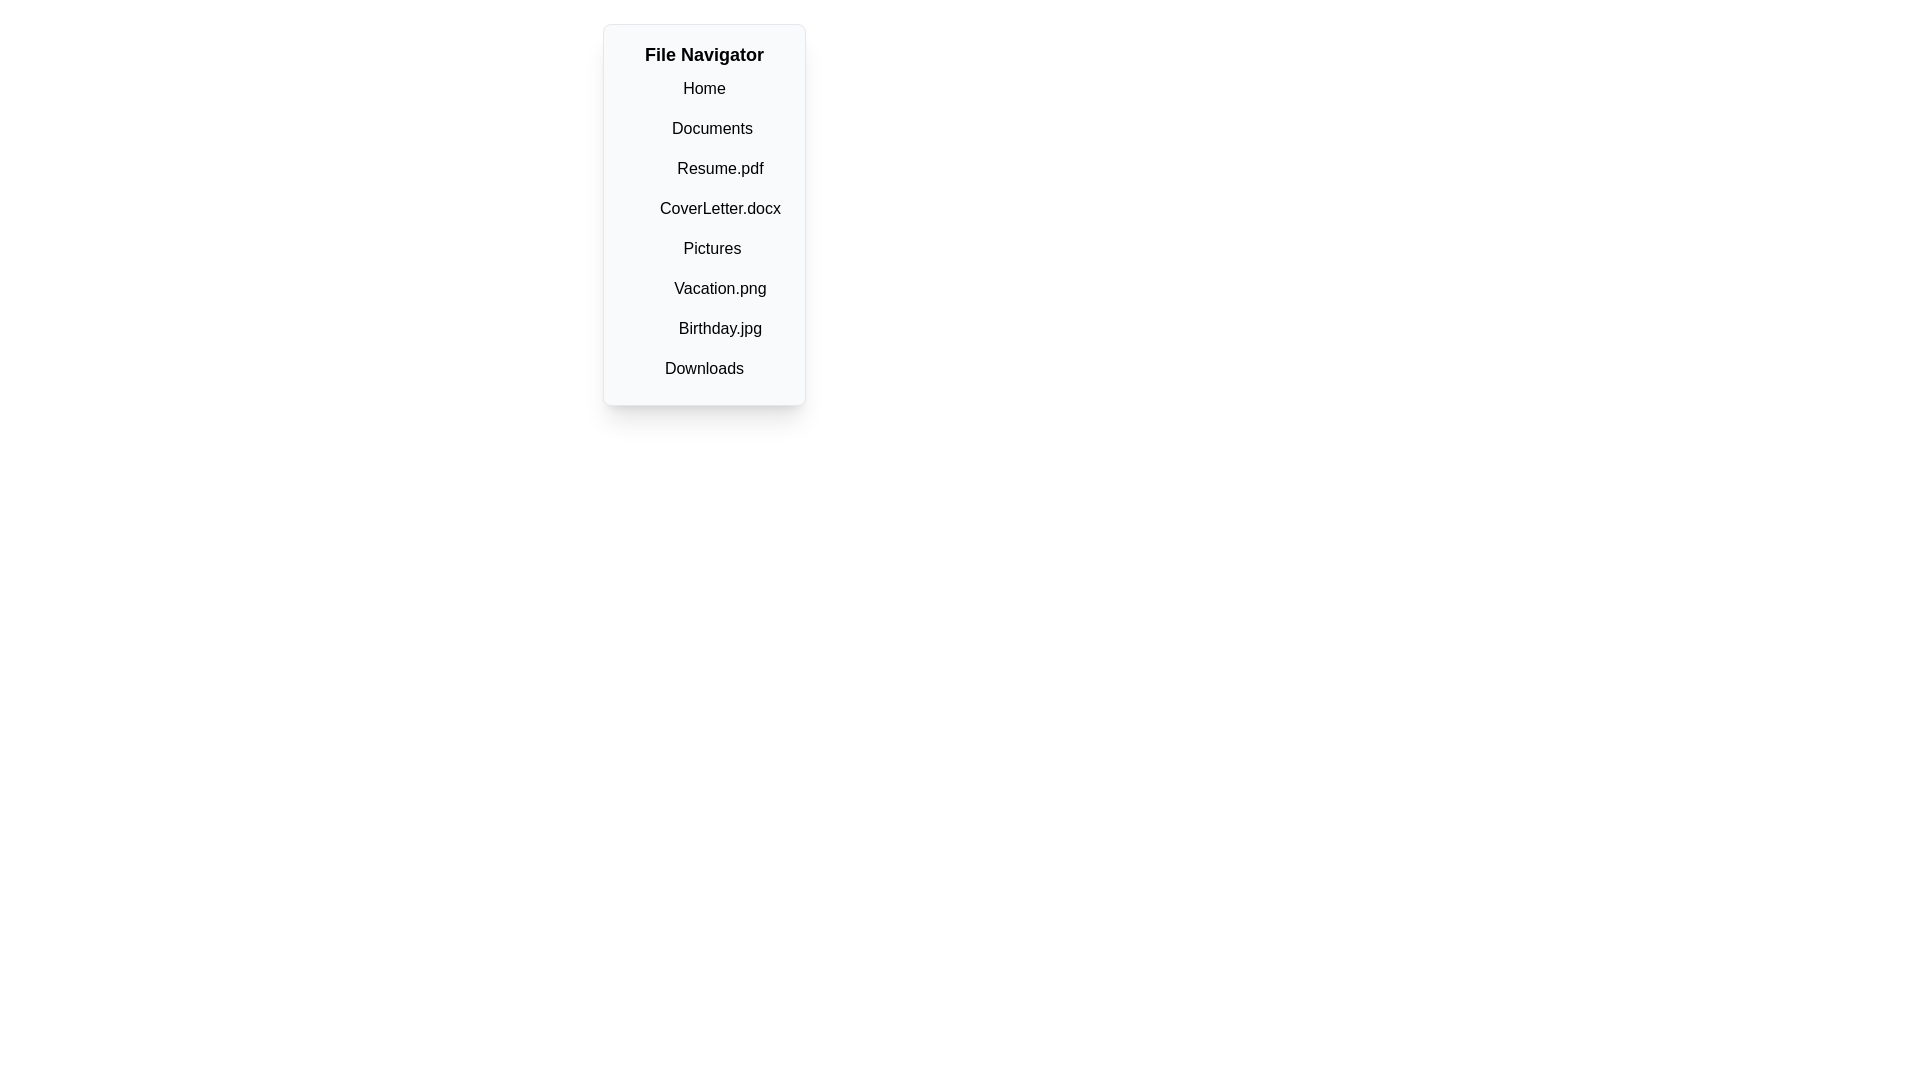  Describe the element at coordinates (720, 167) in the screenshot. I see `the text label representing the file named 'Resume.pdf'` at that location.